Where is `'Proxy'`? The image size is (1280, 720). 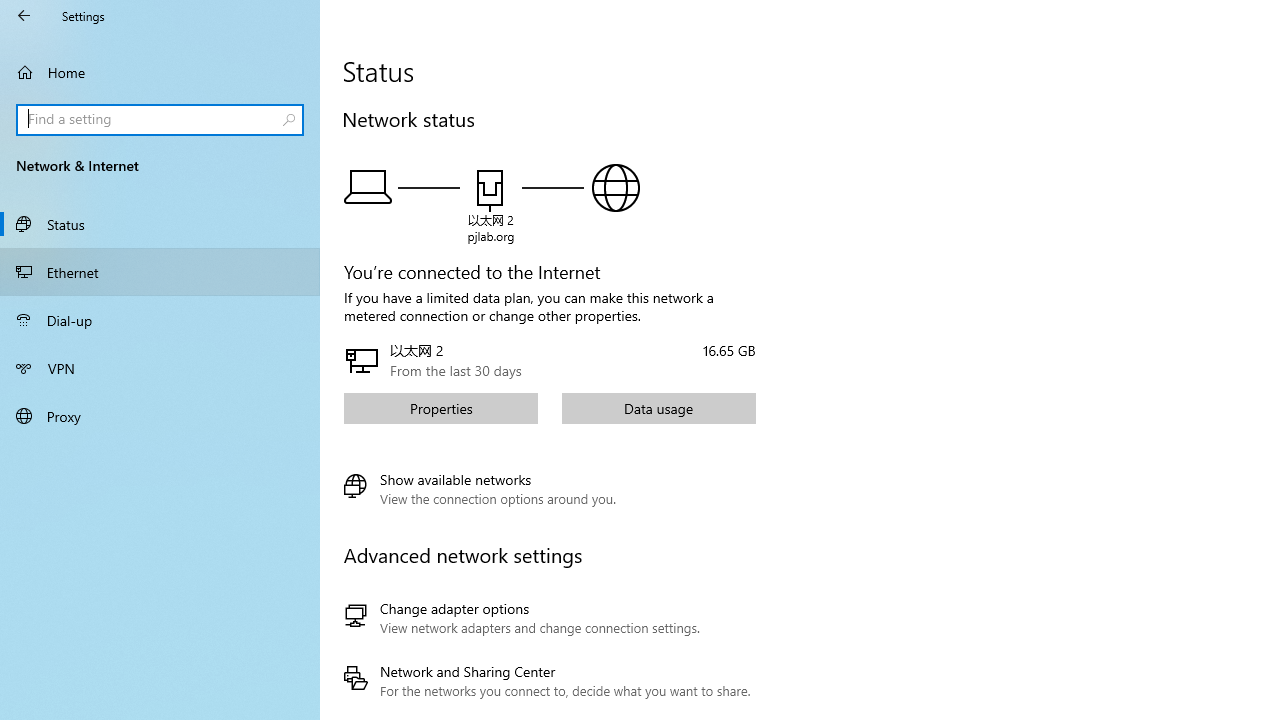
'Proxy' is located at coordinates (160, 414).